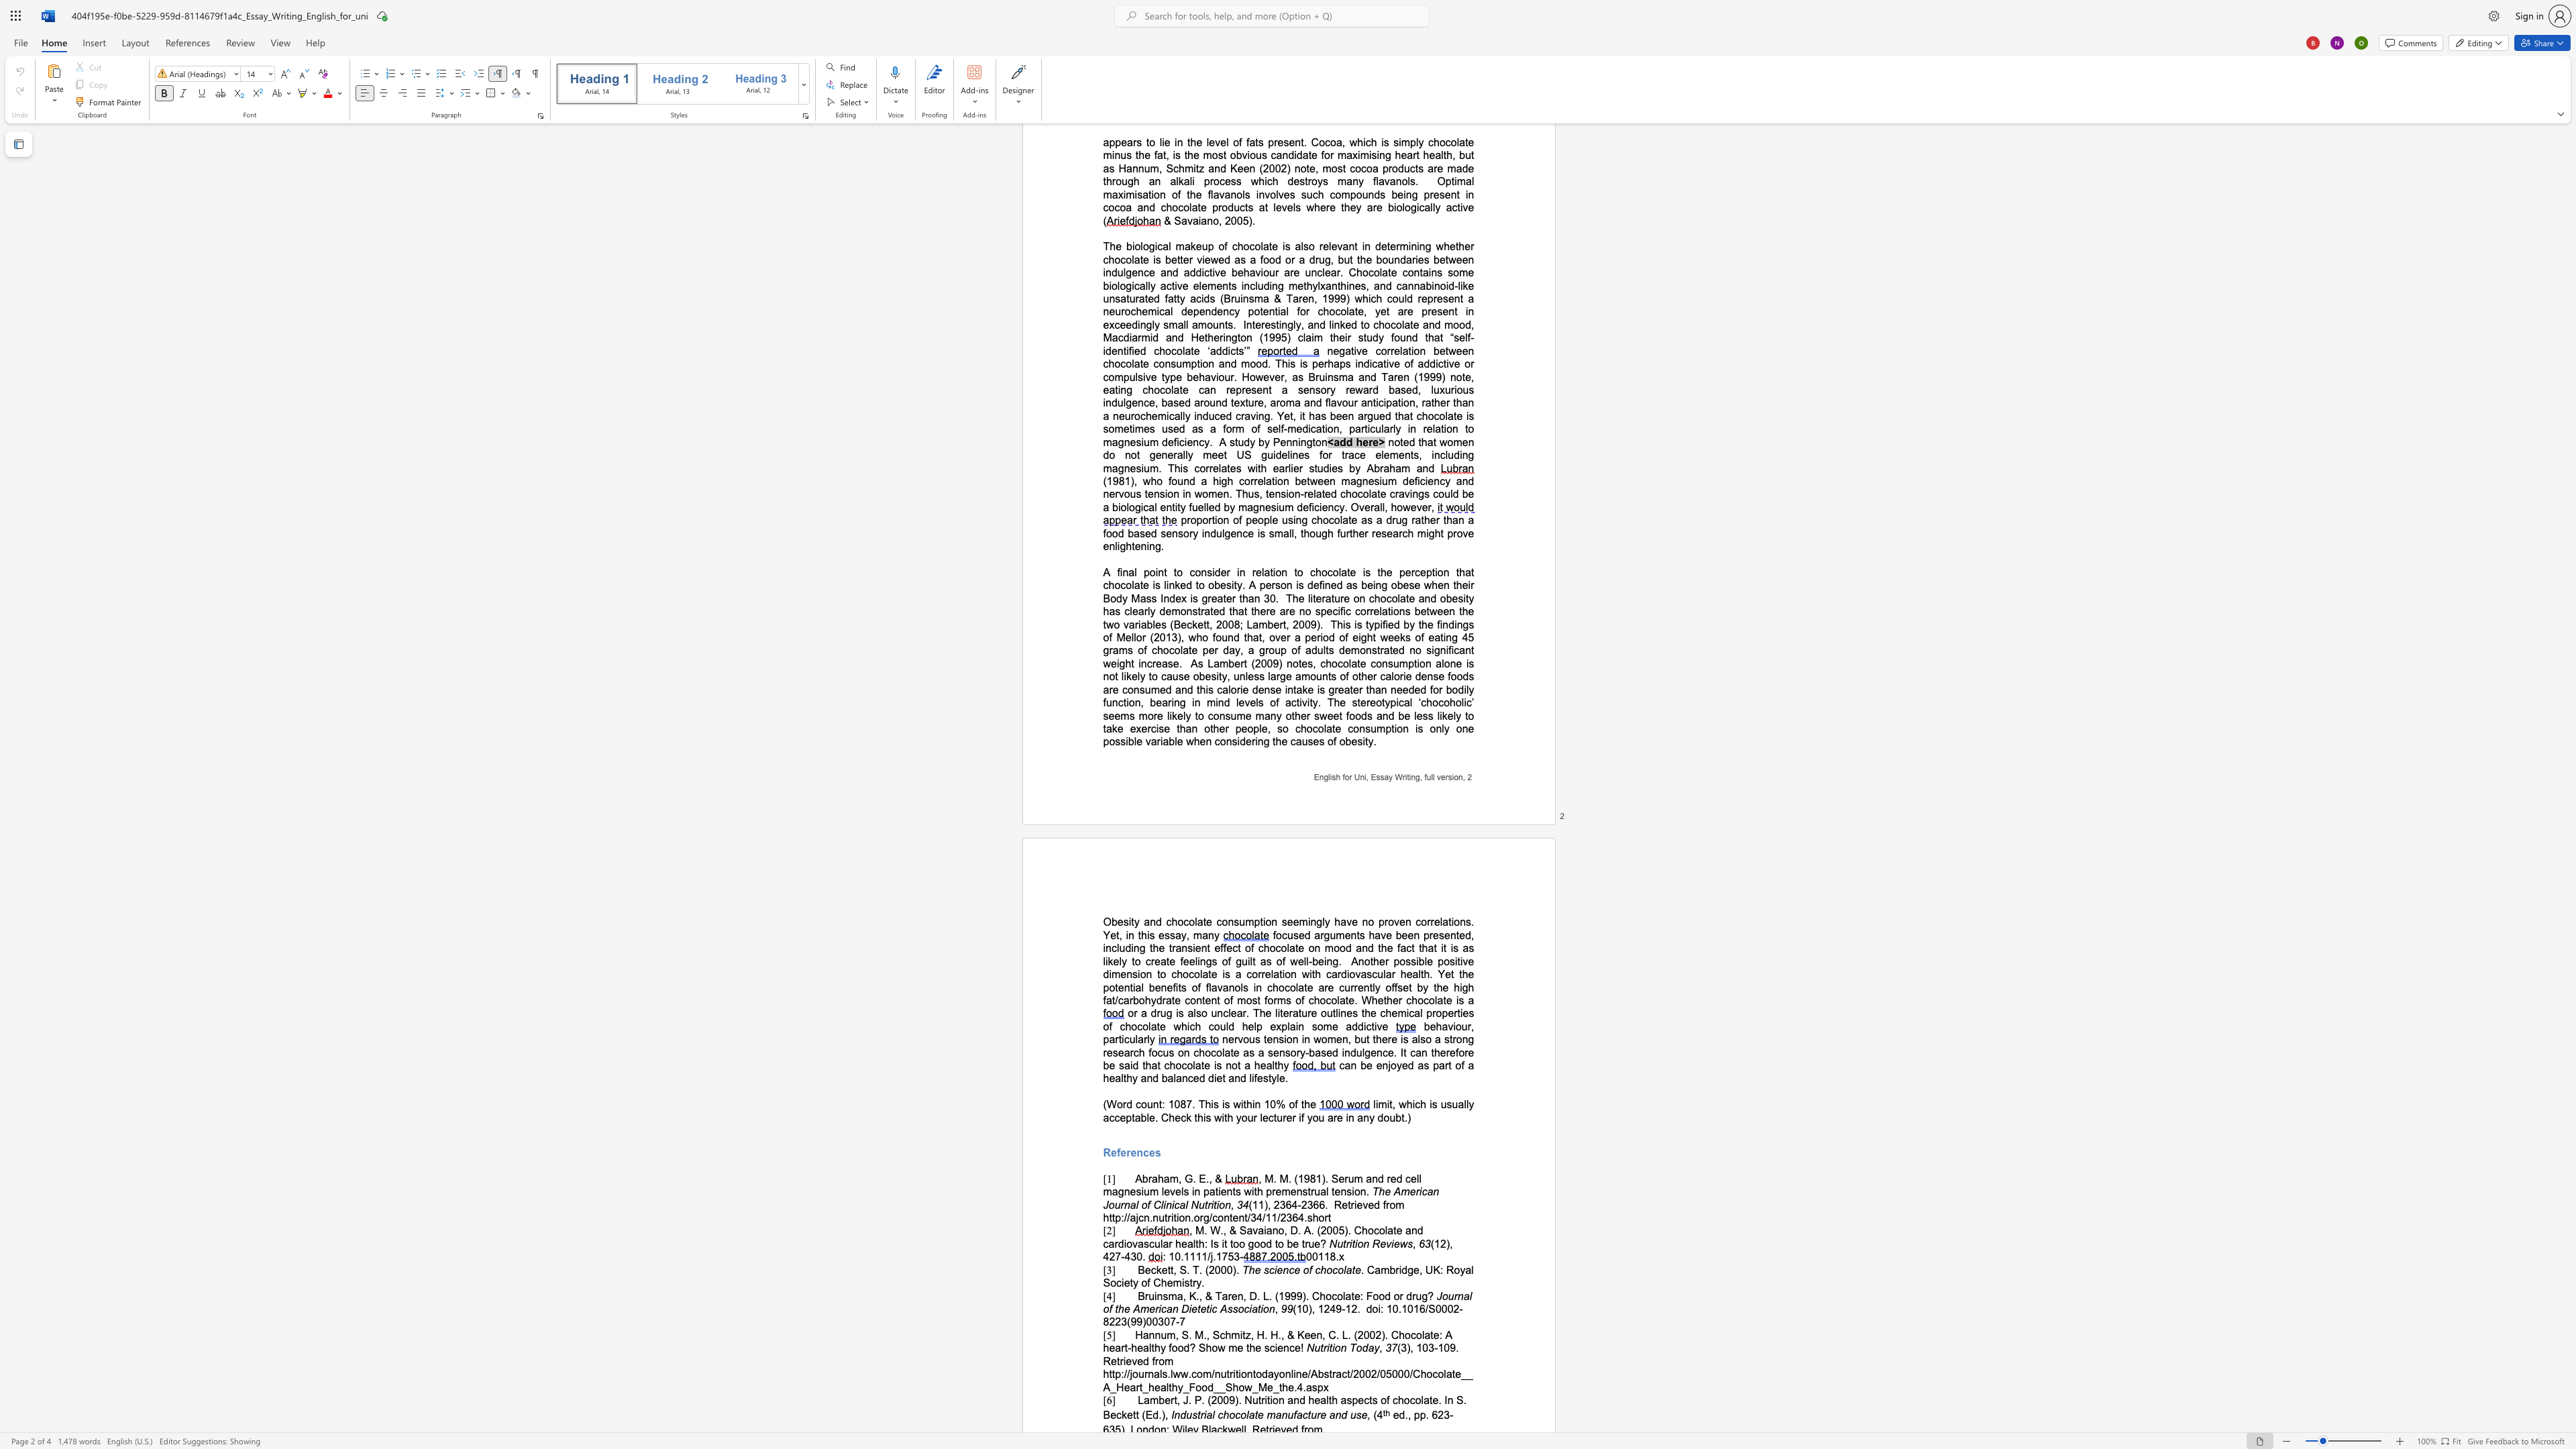  I want to click on the subset text "this e" within the text "no proven correlations. Yet, in this essay, many", so click(1137, 934).